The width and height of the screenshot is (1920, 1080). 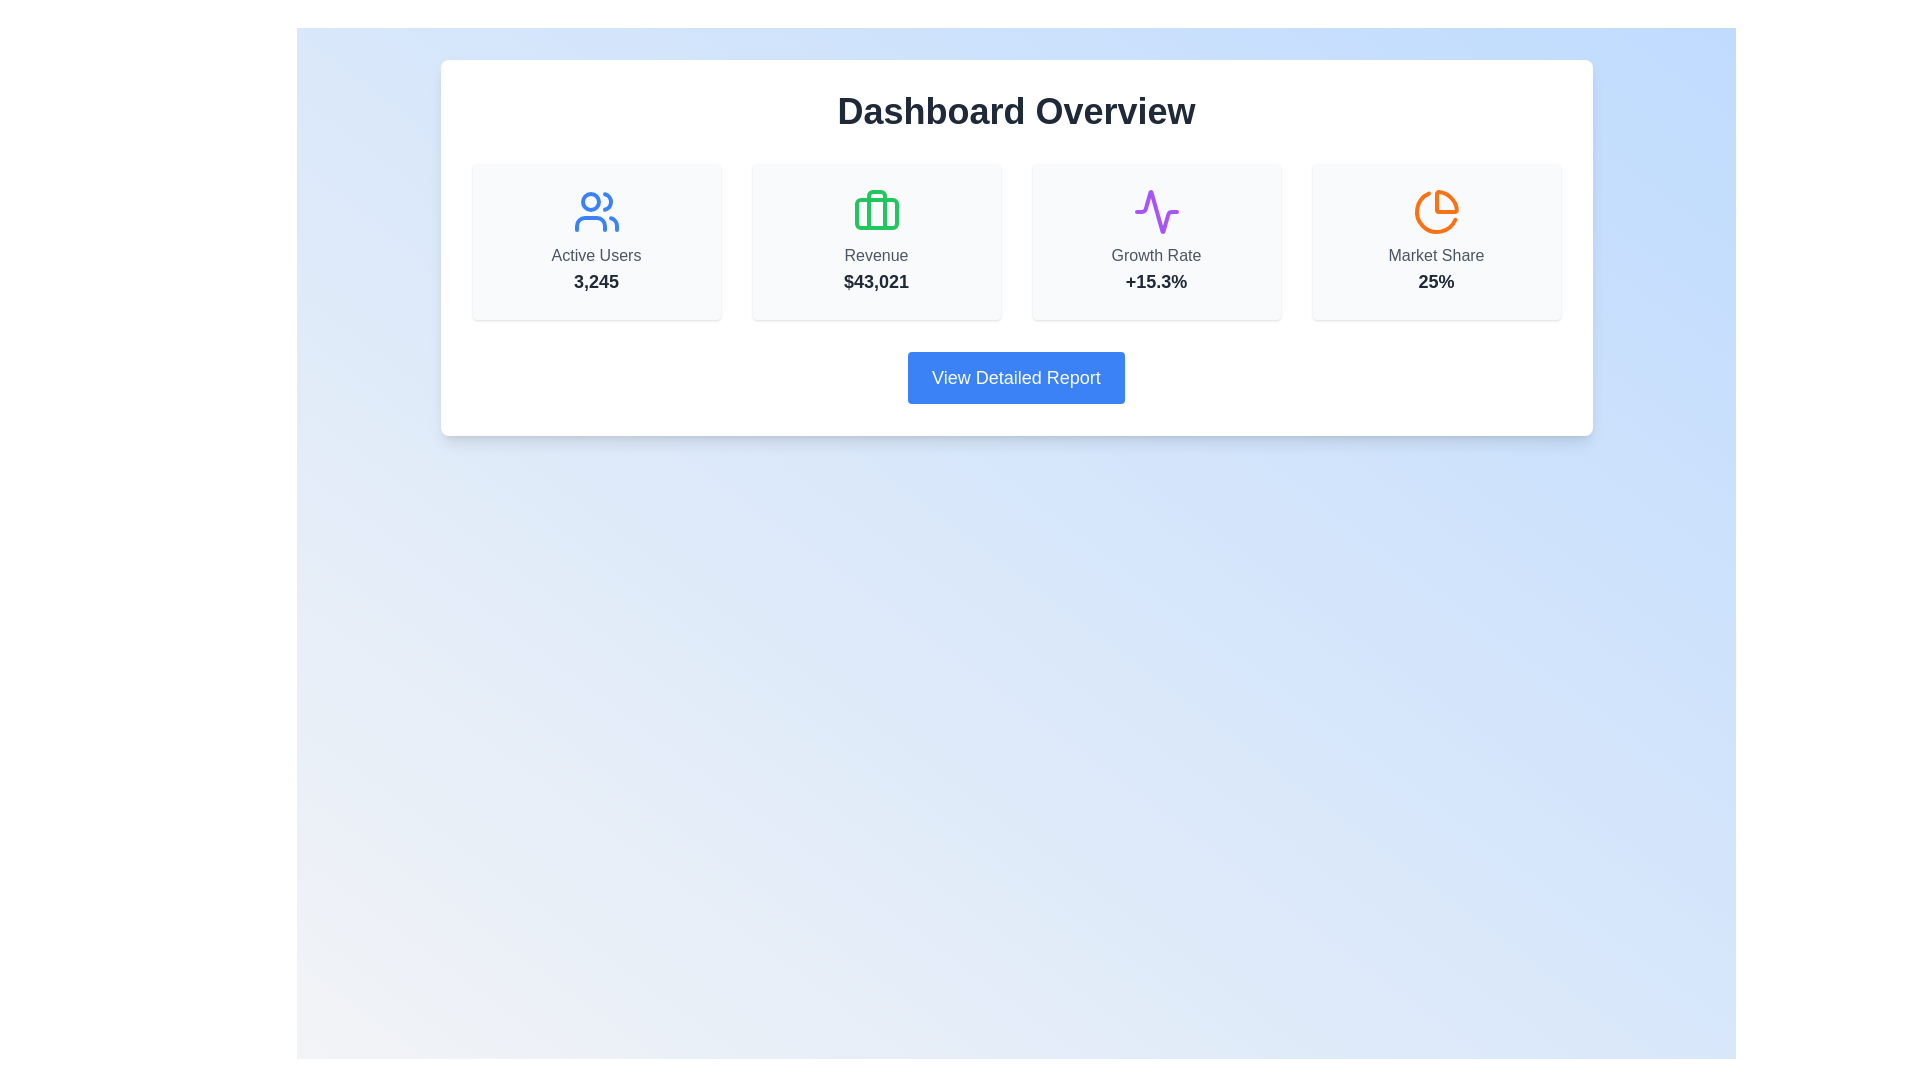 I want to click on the green vertical rectangle outline element located centrally in the briefcase icon representing the 'Revenue' card on the dashboard for information, so click(x=876, y=209).